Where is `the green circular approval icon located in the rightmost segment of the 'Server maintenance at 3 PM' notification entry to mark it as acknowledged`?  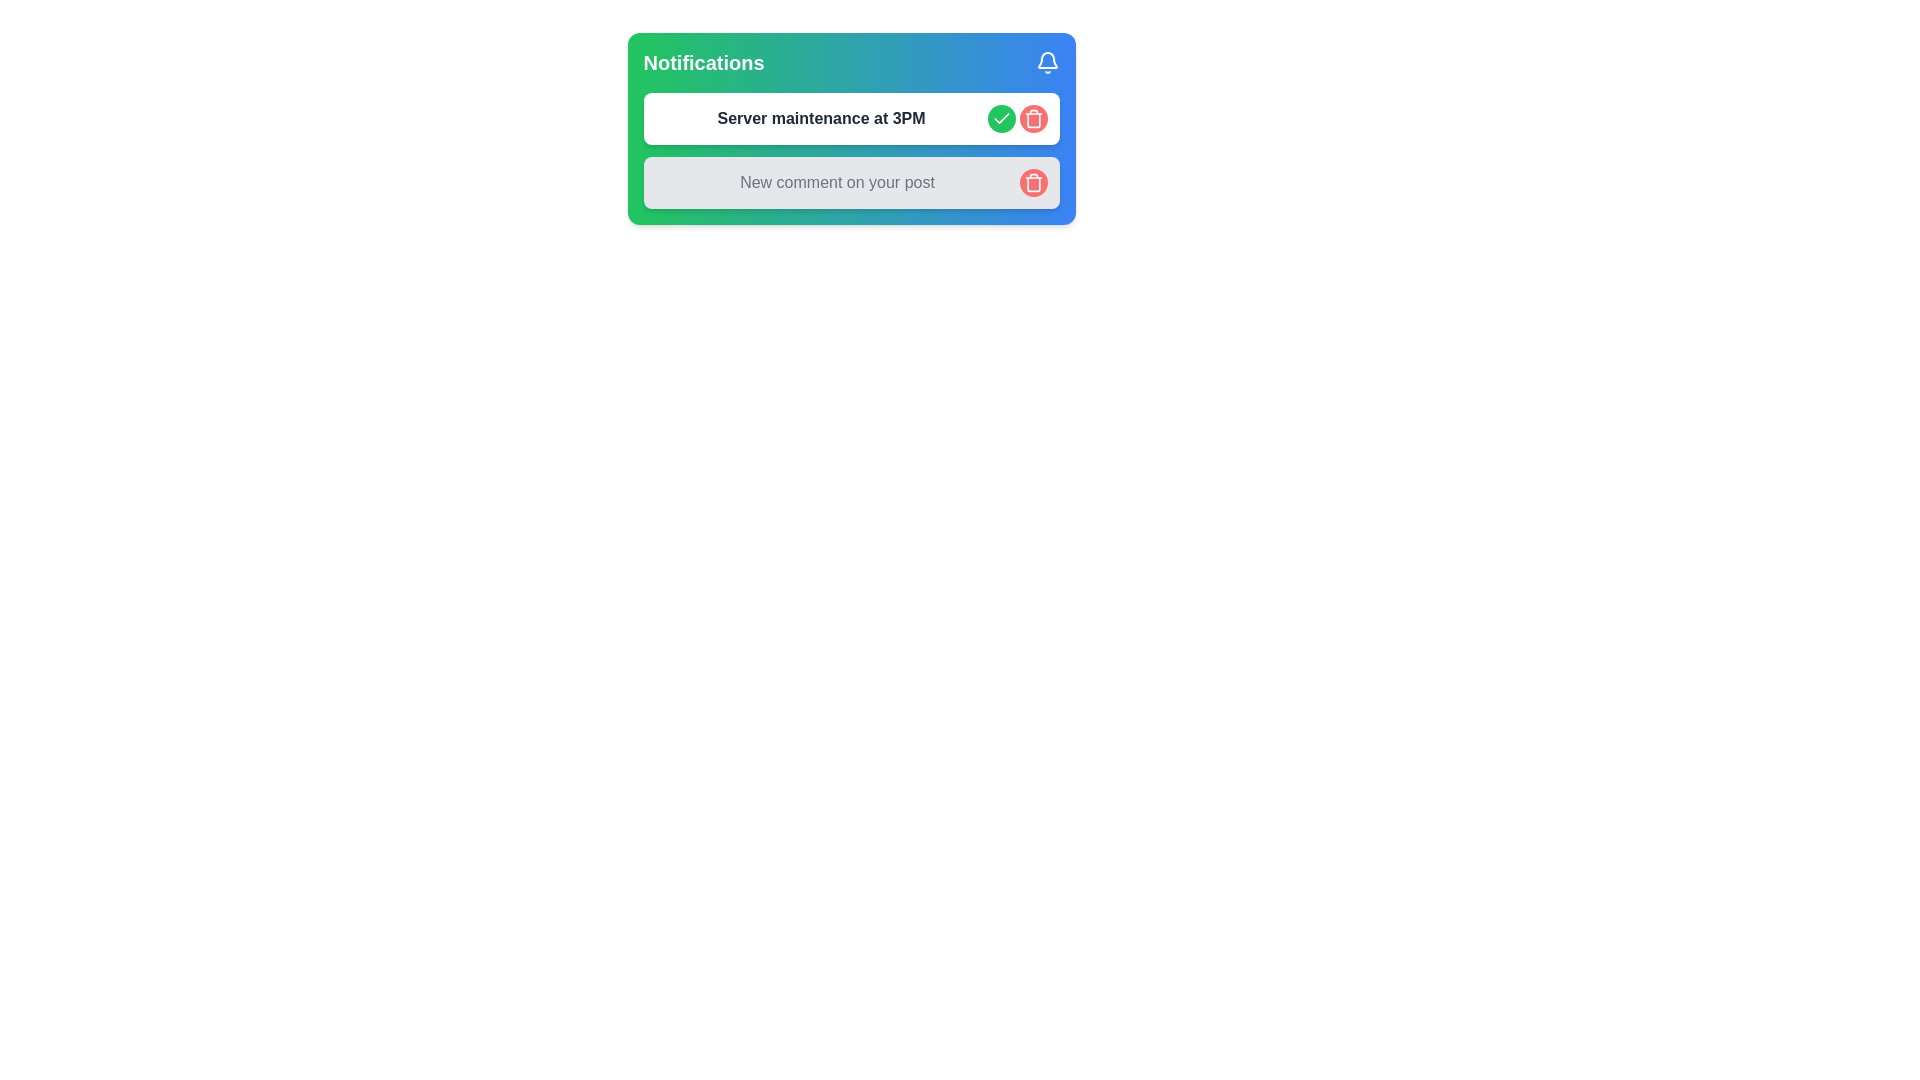 the green circular approval icon located in the rightmost segment of the 'Server maintenance at 3 PM' notification entry to mark it as acknowledged is located at coordinates (1001, 118).